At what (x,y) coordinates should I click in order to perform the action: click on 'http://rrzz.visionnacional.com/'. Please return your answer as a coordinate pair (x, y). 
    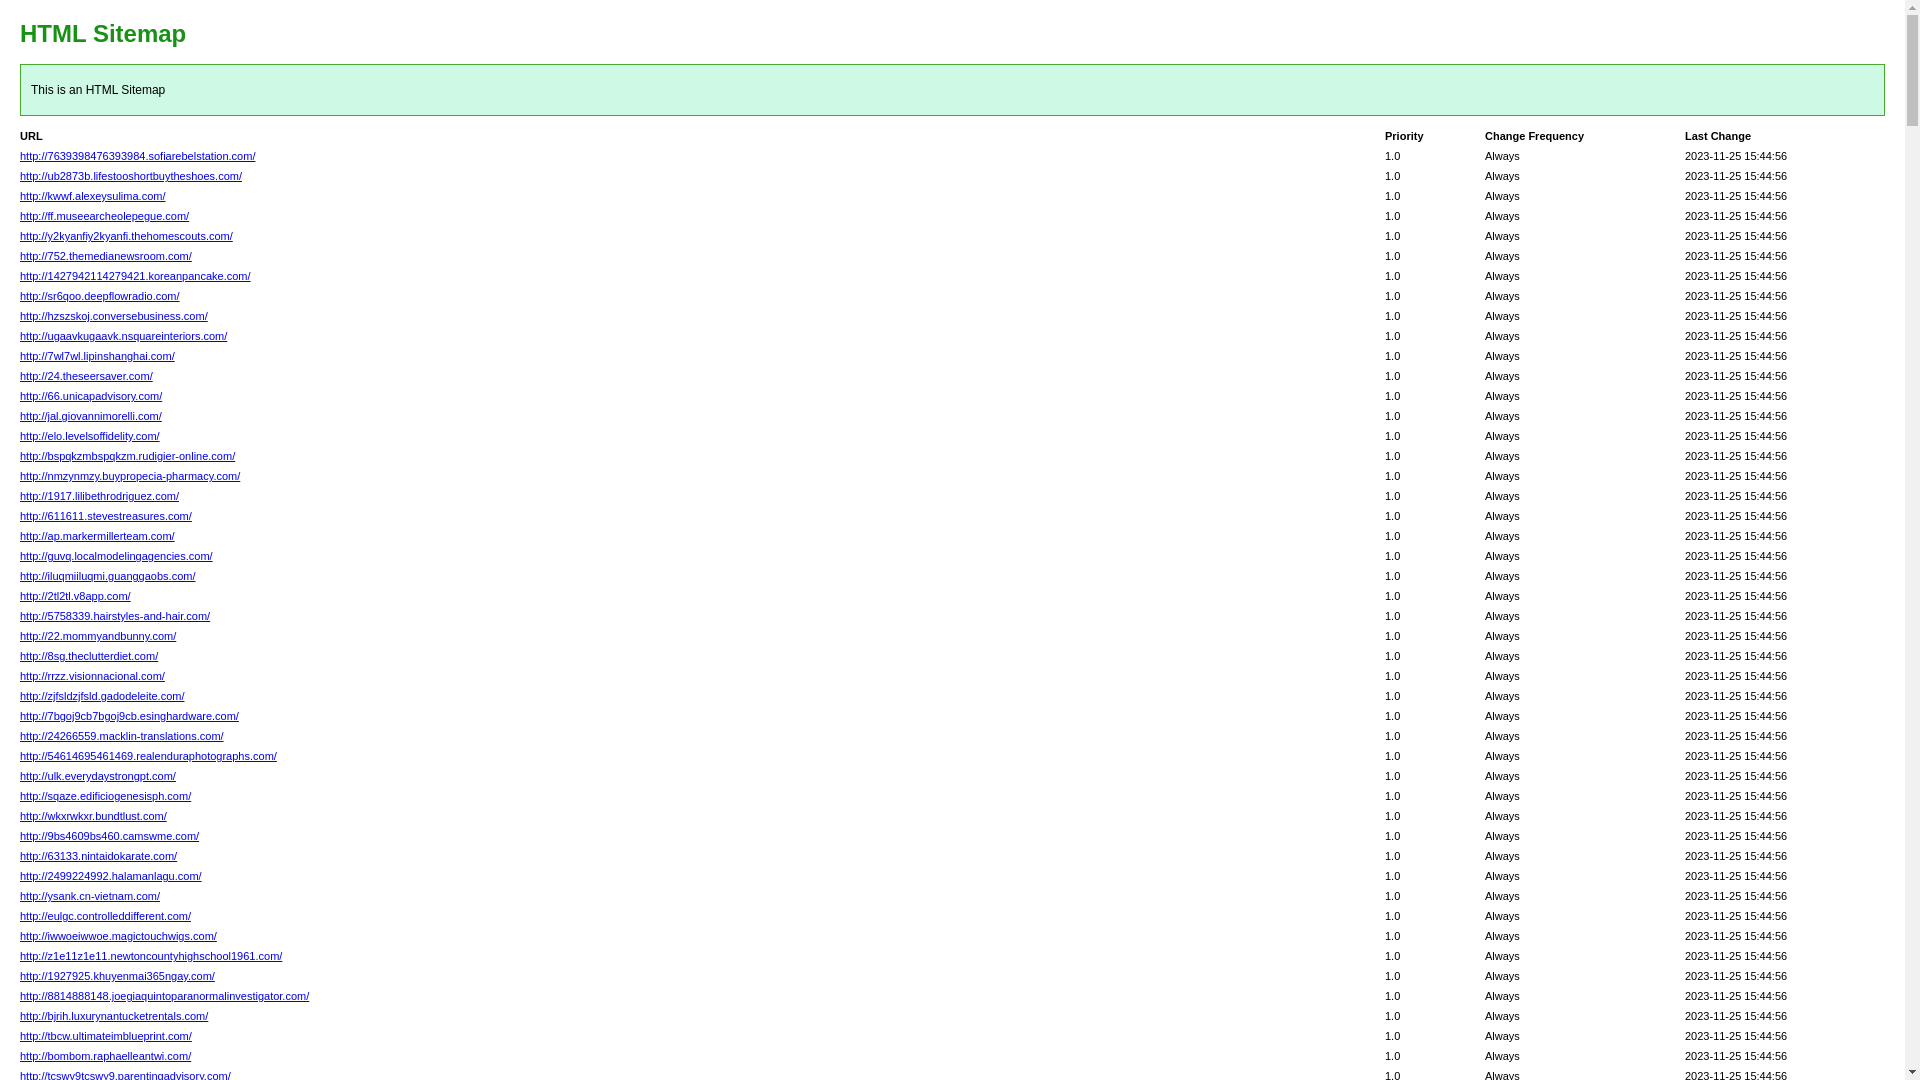
    Looking at the image, I should click on (91, 675).